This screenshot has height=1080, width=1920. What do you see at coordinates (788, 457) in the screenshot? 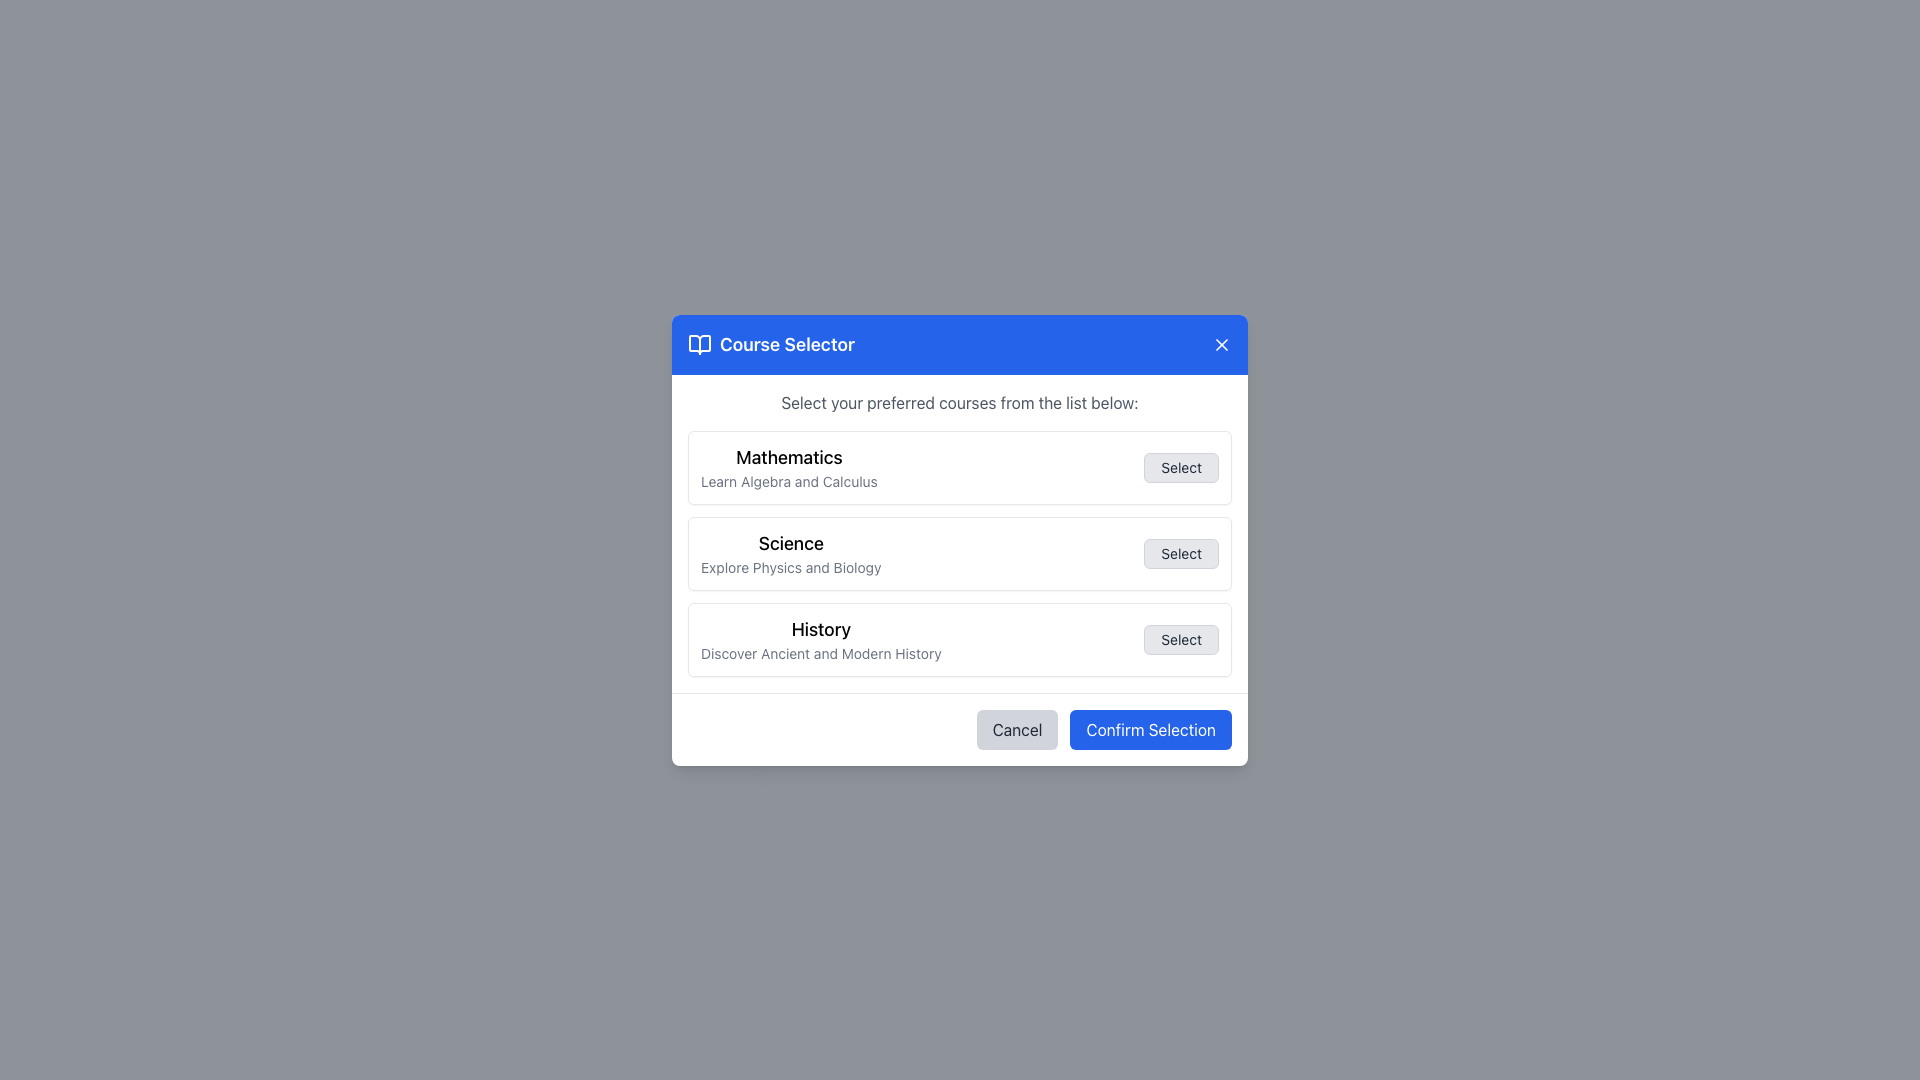
I see `the Text Label for the Mathematics course category, which serves as the title in the course selection list and is located in the upper area of a white rectangular section` at bounding box center [788, 457].